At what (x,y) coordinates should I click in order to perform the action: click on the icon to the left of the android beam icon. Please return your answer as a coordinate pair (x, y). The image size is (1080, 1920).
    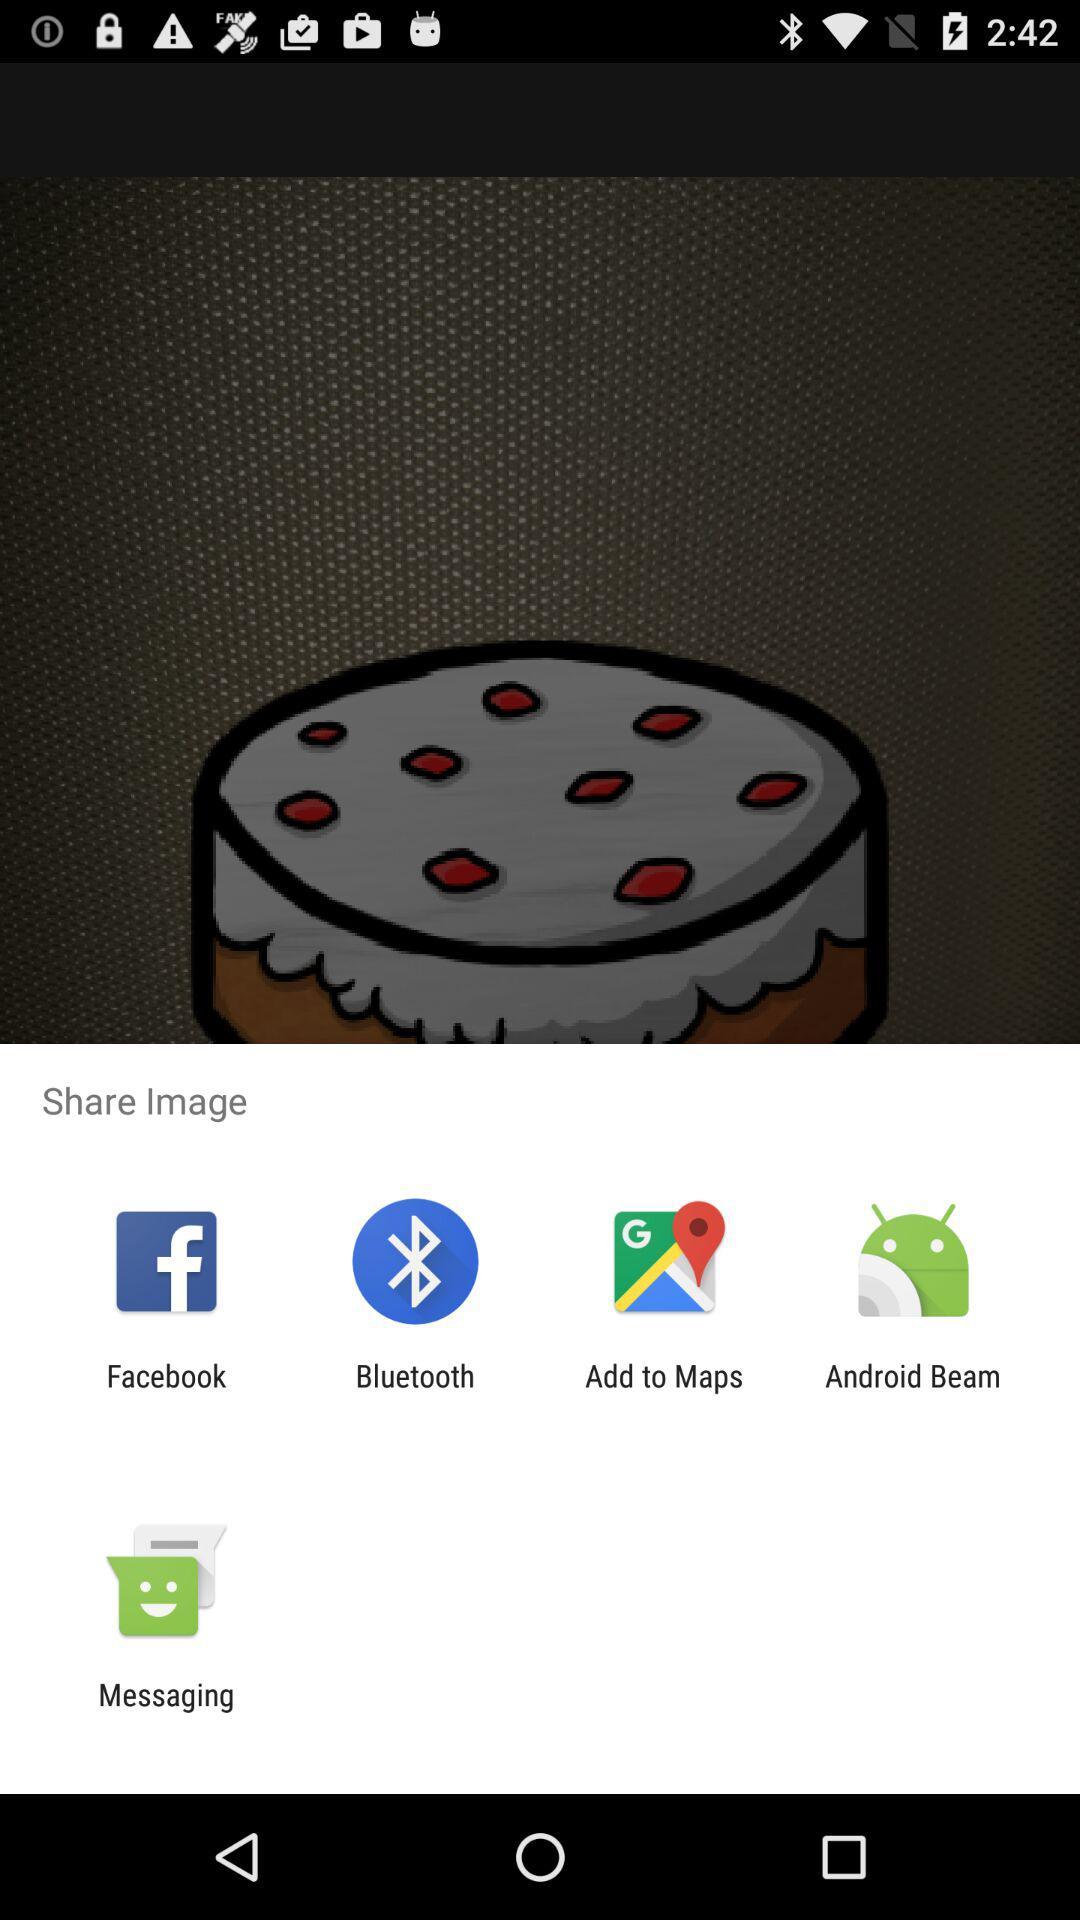
    Looking at the image, I should click on (664, 1392).